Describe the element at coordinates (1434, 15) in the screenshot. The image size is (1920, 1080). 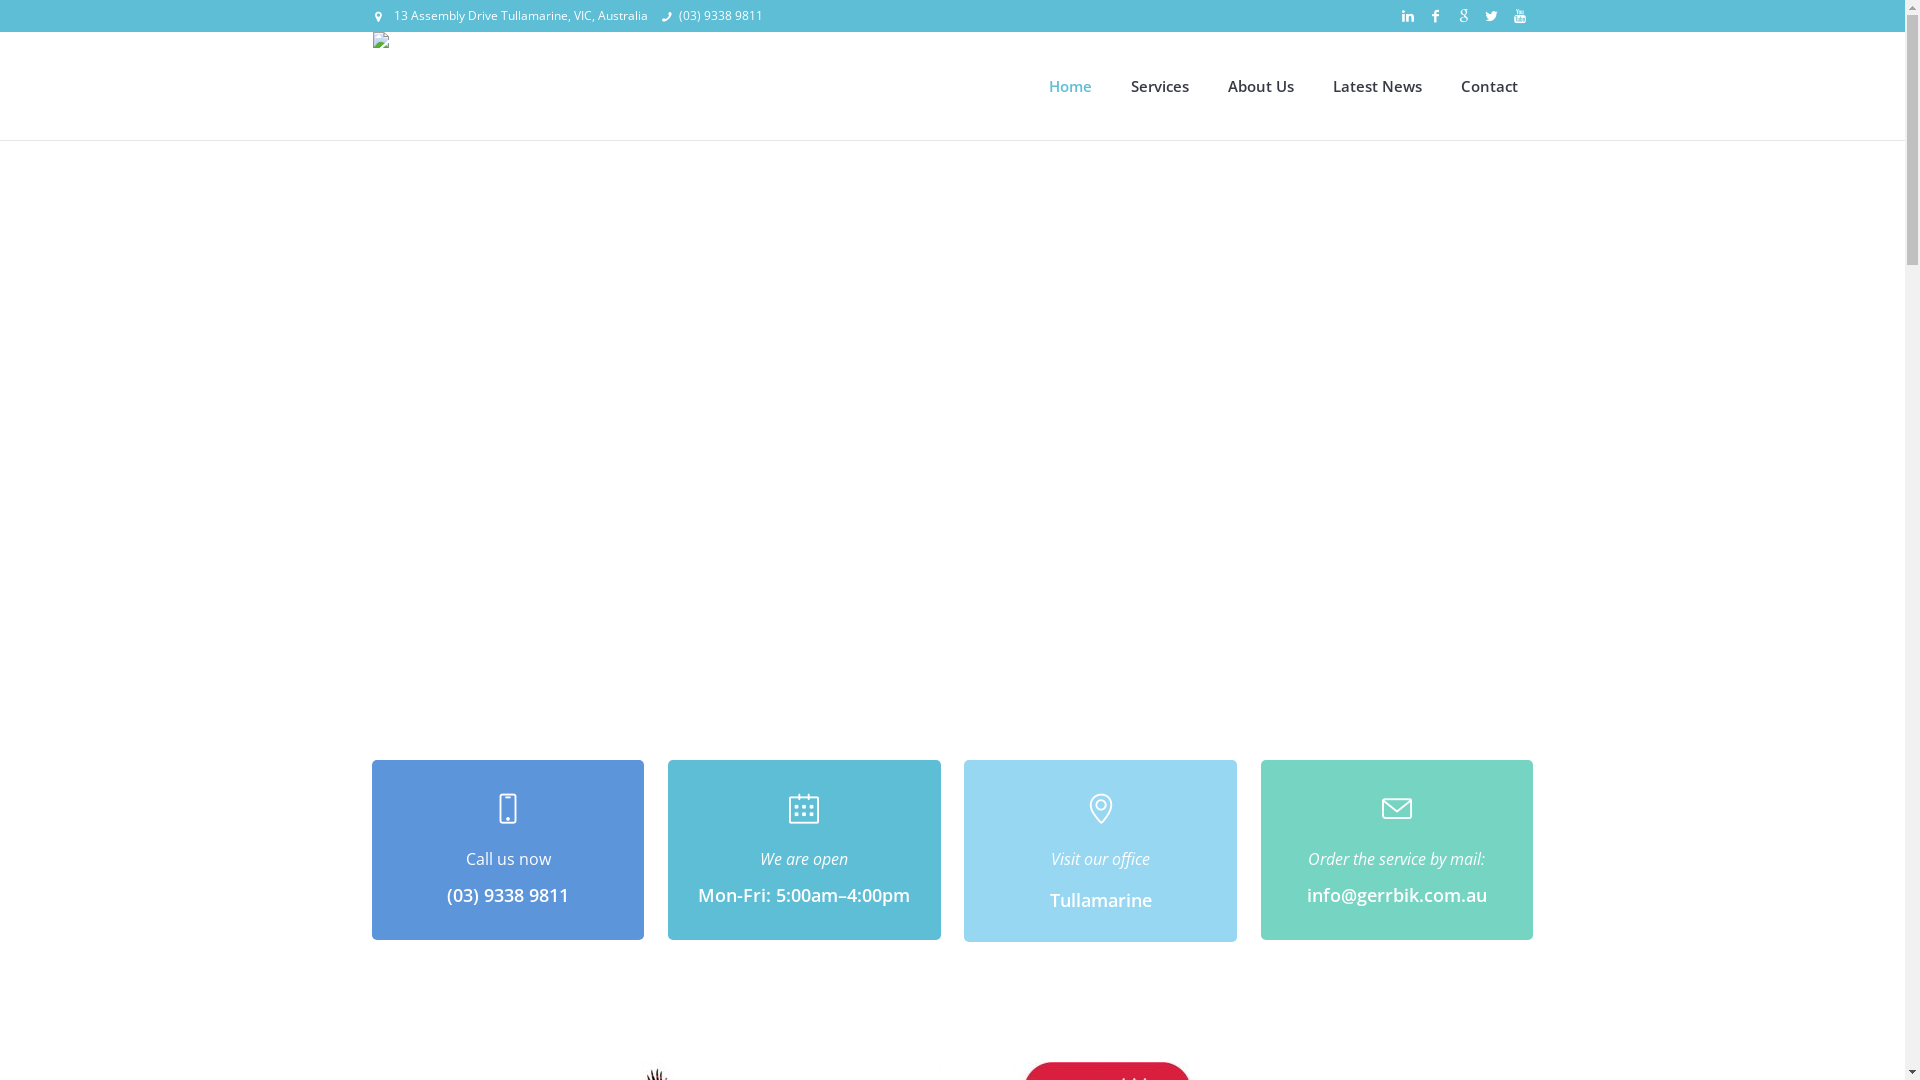
I see `'Facebook'` at that location.